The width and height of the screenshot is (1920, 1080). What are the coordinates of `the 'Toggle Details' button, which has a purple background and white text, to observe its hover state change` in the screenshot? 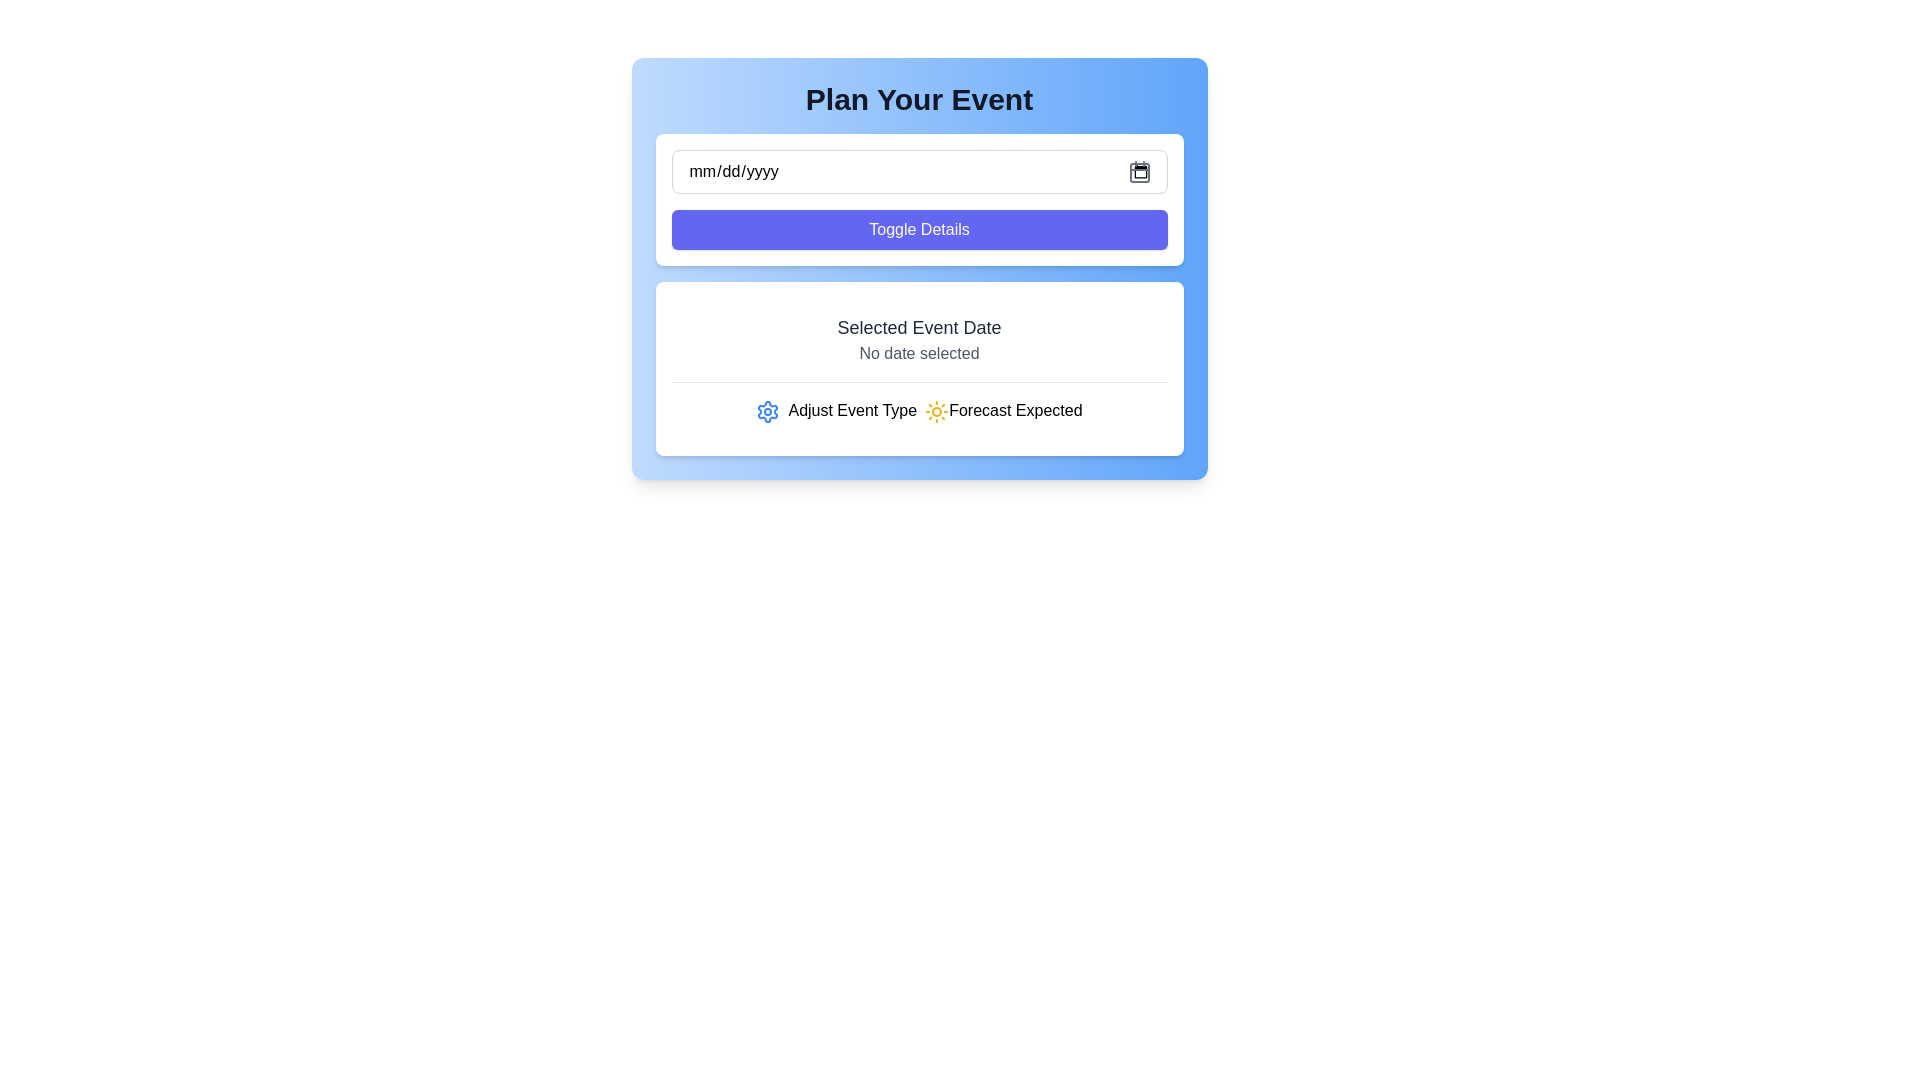 It's located at (918, 229).